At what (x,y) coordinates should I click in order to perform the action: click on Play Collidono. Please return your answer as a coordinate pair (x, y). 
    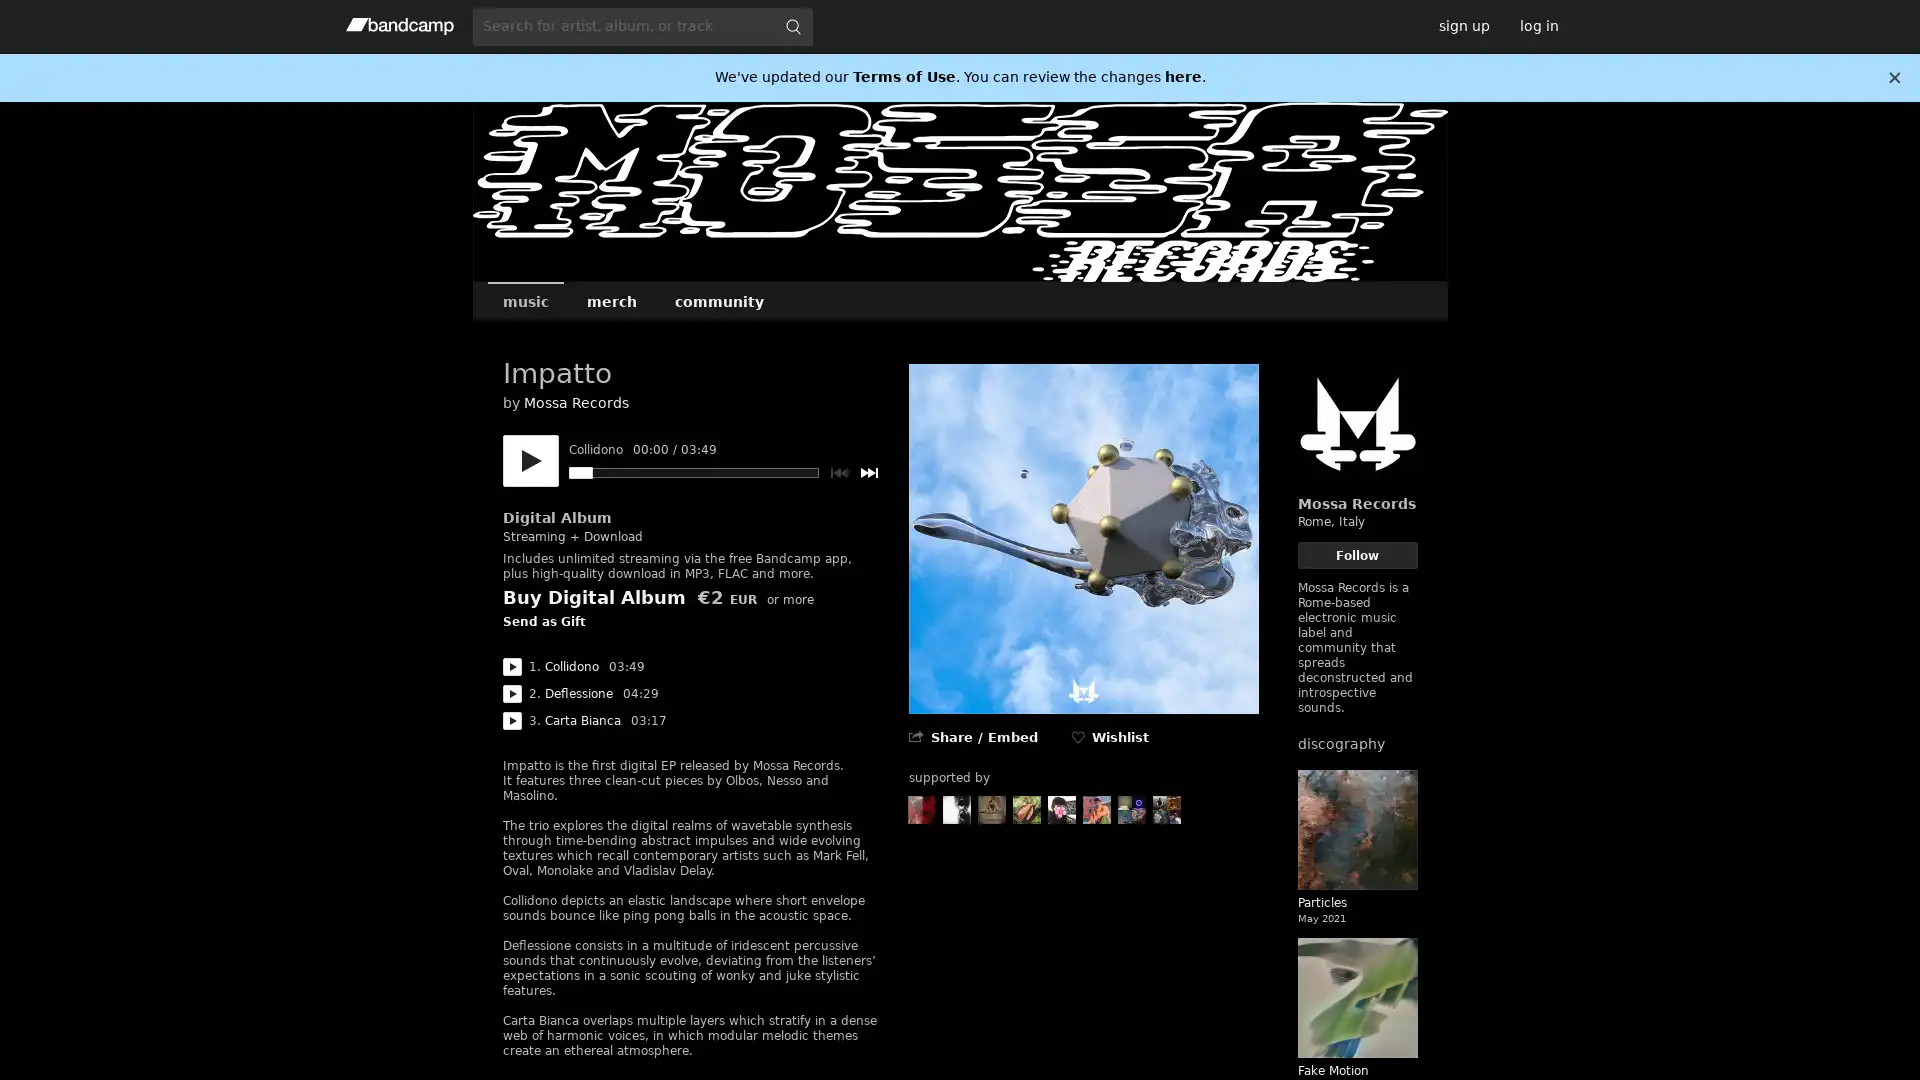
    Looking at the image, I should click on (511, 667).